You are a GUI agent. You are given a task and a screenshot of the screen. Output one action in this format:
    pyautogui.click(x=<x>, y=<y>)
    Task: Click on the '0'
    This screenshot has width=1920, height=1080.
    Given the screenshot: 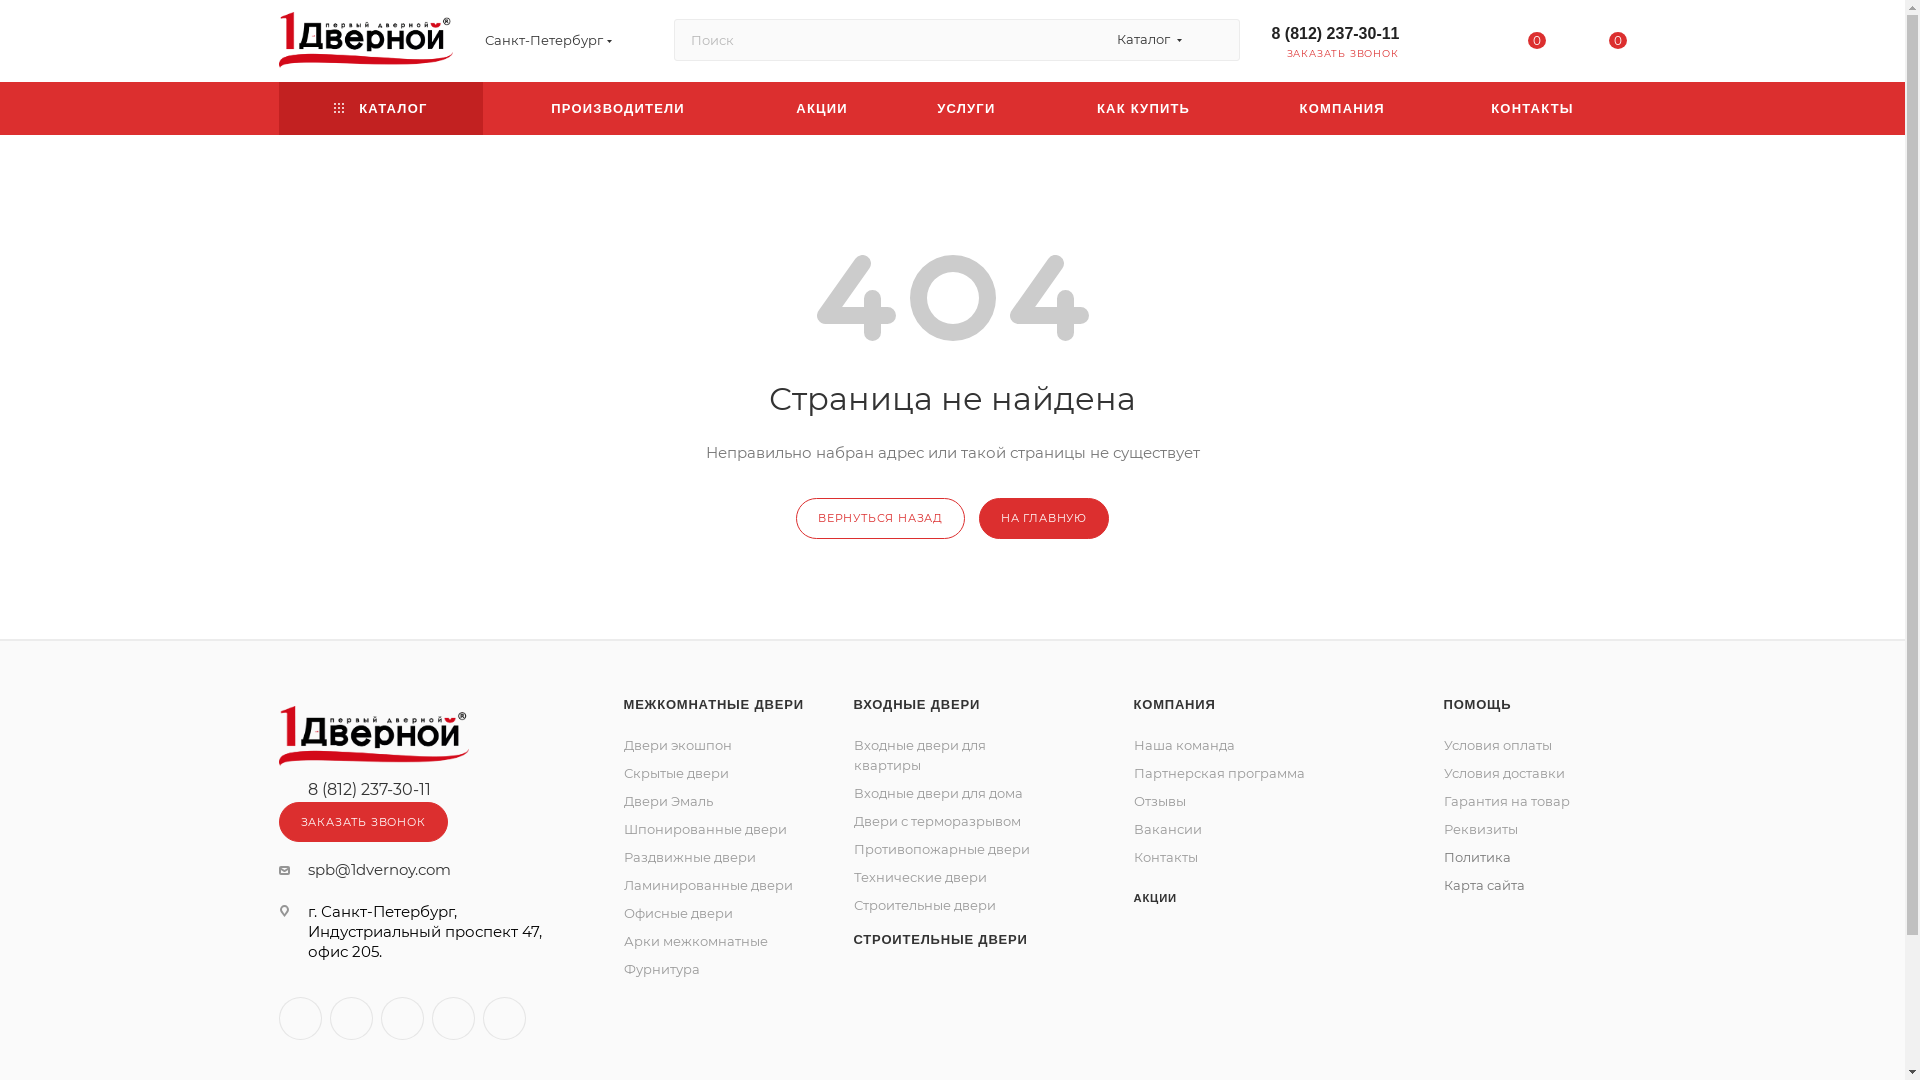 What is the action you would take?
    pyautogui.click(x=1606, y=42)
    